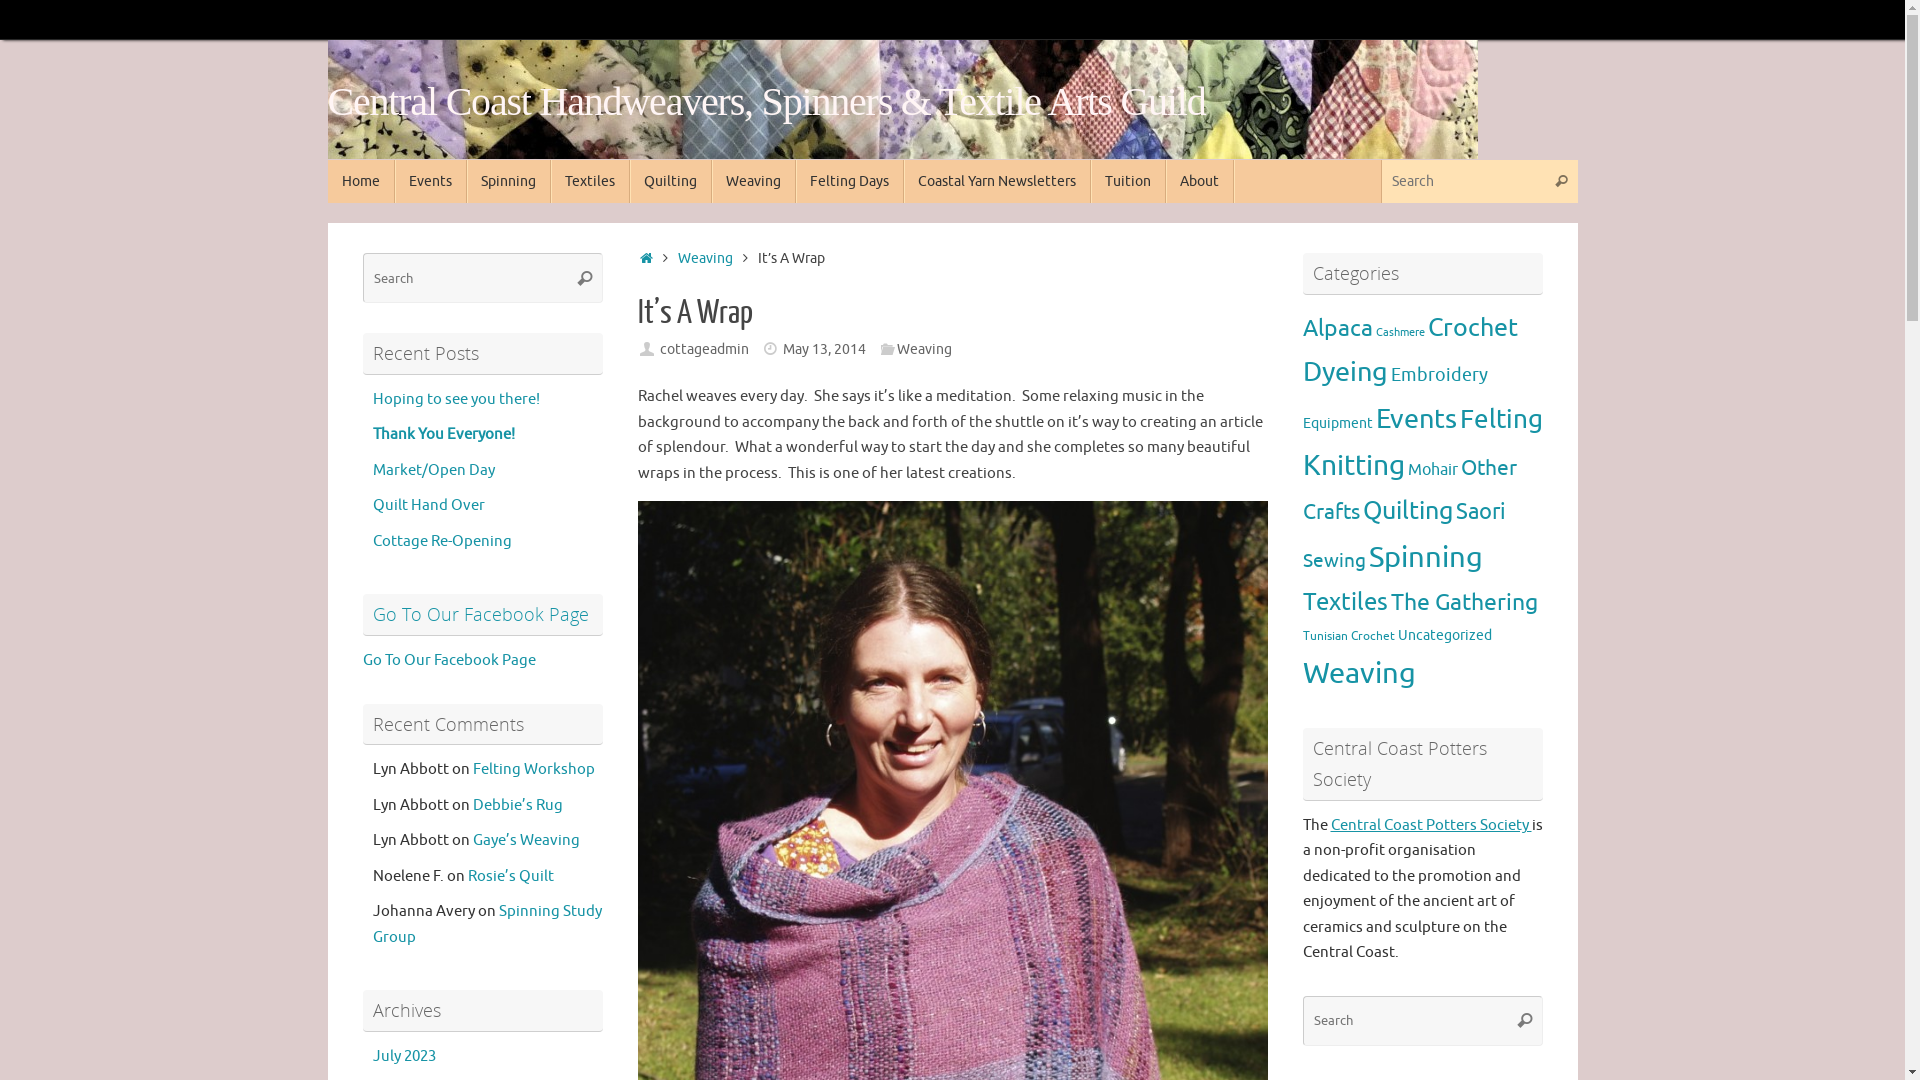  I want to click on 'Tunisian Crochet', so click(1301, 636).